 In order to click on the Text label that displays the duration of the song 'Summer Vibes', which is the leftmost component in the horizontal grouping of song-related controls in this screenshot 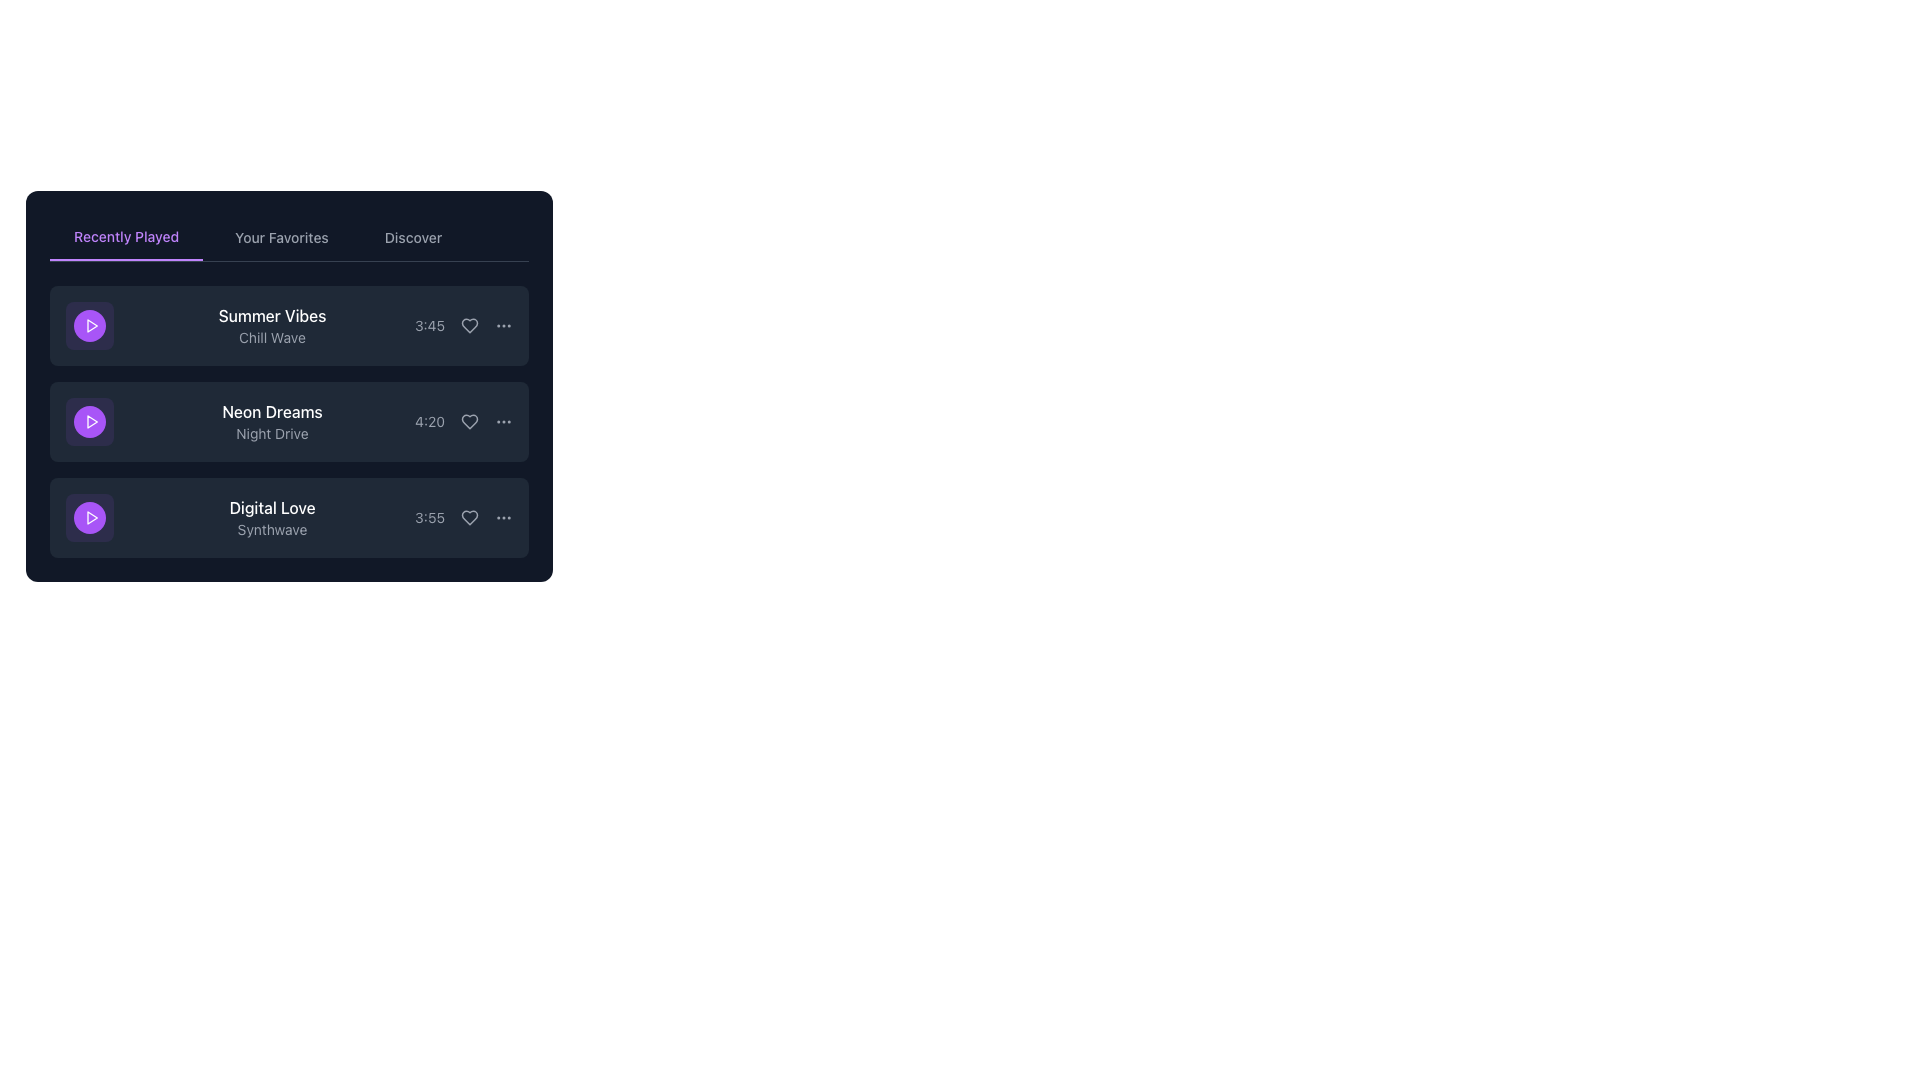, I will do `click(429, 325)`.